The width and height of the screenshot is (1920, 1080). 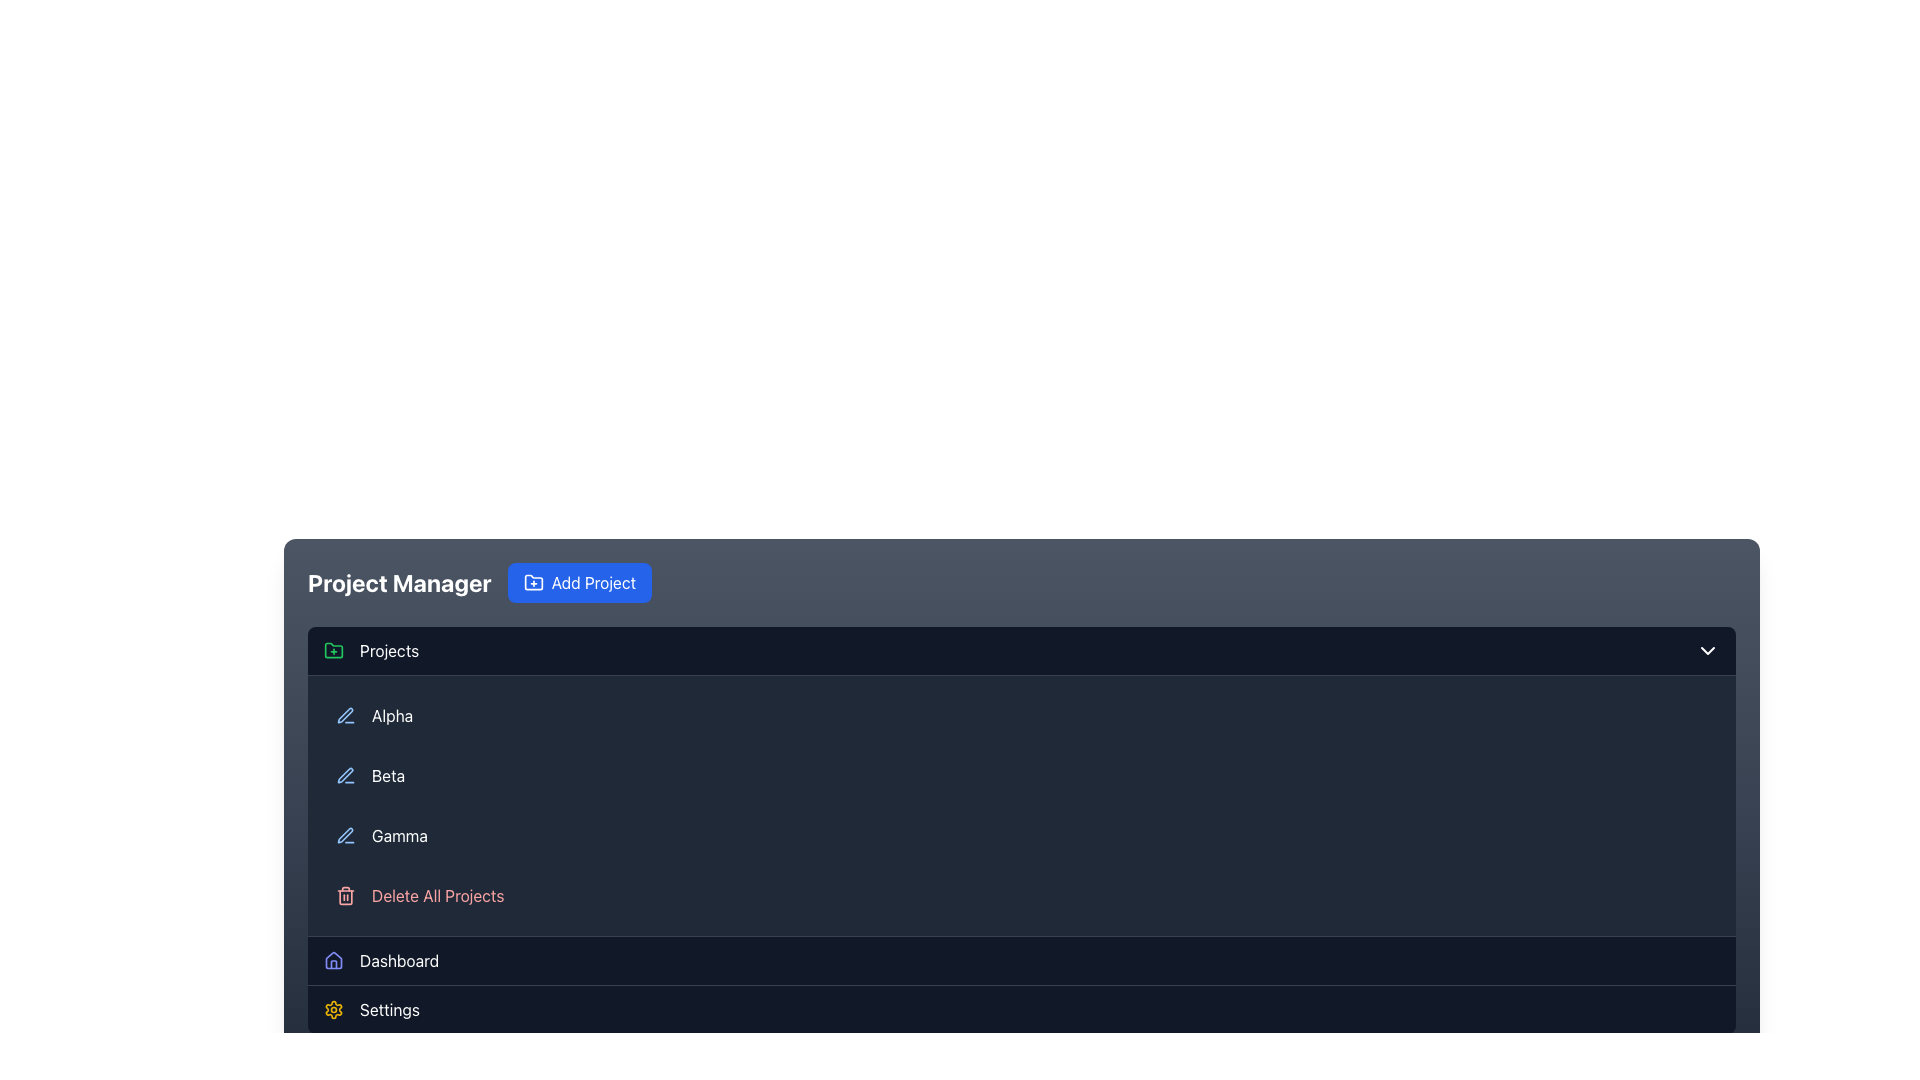 What do you see at coordinates (533, 582) in the screenshot?
I see `the folder icon with a plus symbol inside the 'Add Project' button located at the top-right of the interface` at bounding box center [533, 582].